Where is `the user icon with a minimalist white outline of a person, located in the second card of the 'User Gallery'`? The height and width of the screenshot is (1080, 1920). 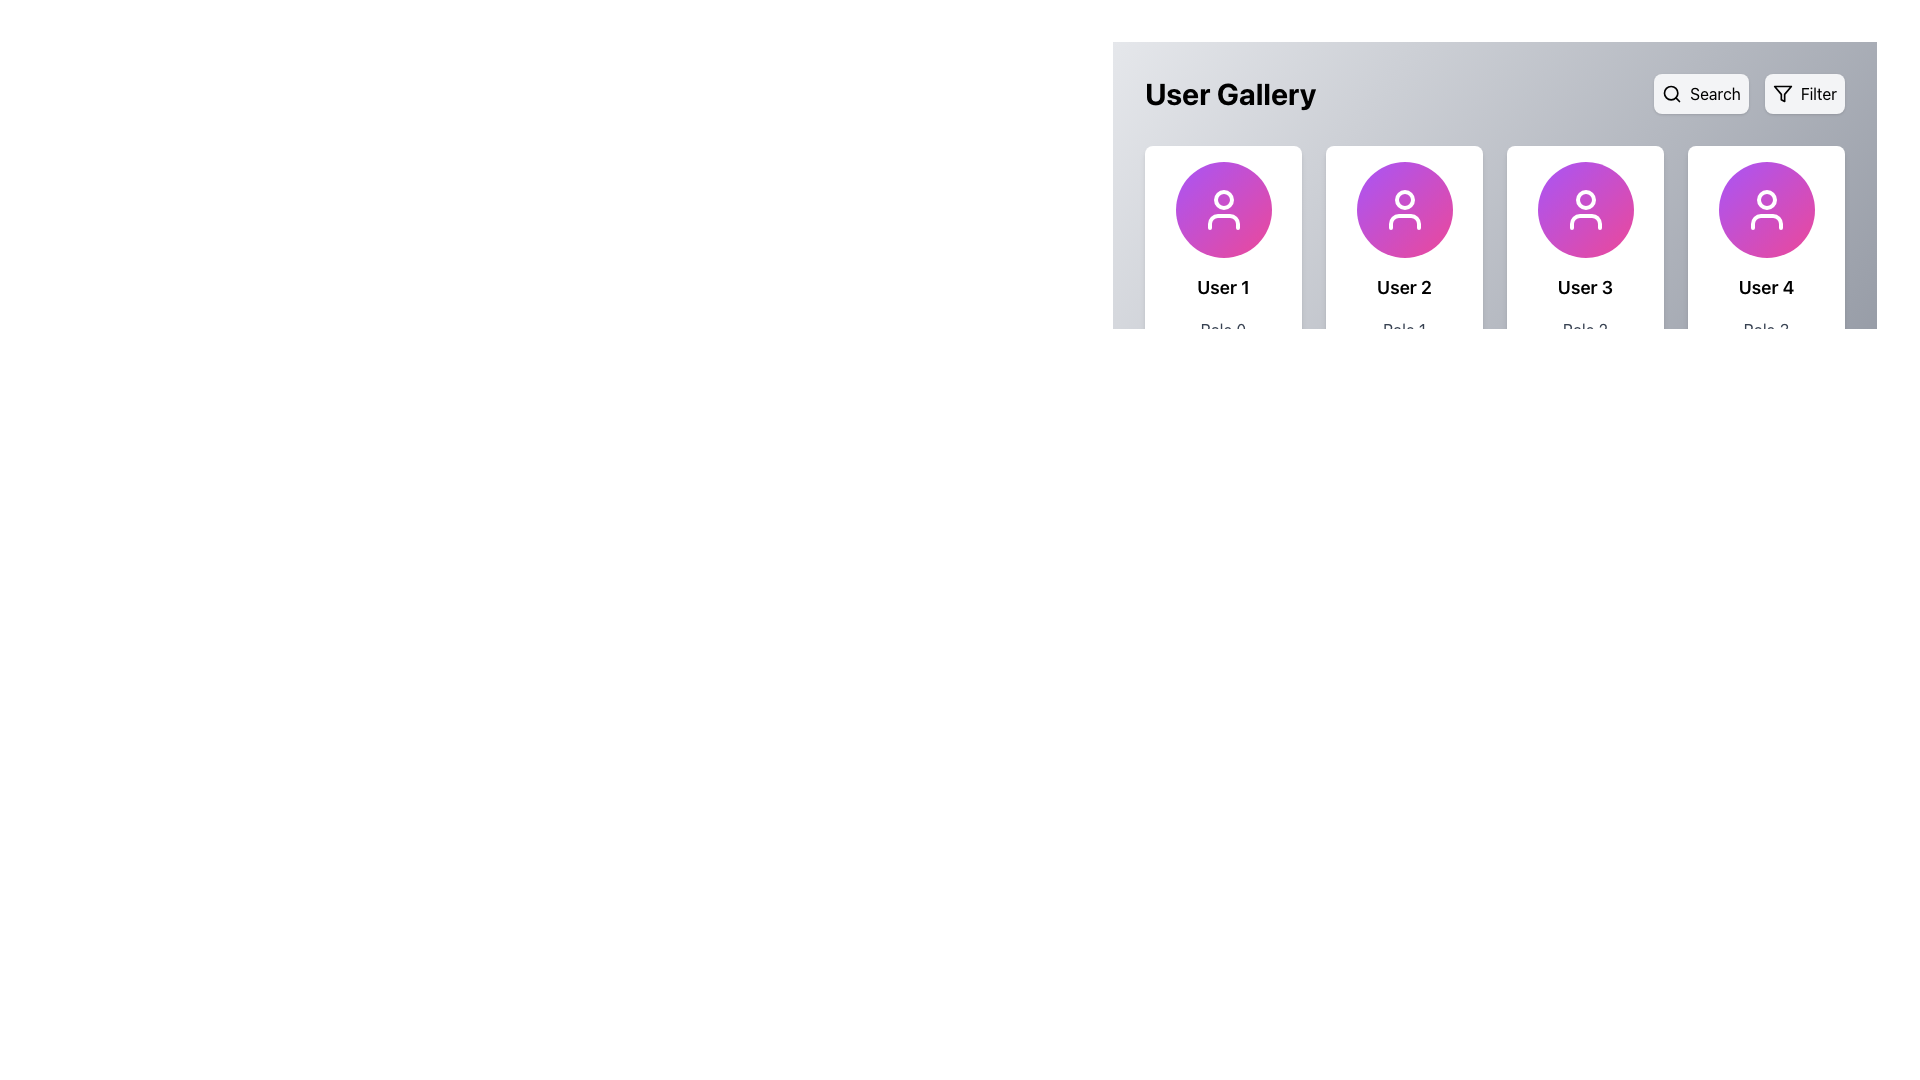
the user icon with a minimalist white outline of a person, located in the second card of the 'User Gallery' is located at coordinates (1403, 209).